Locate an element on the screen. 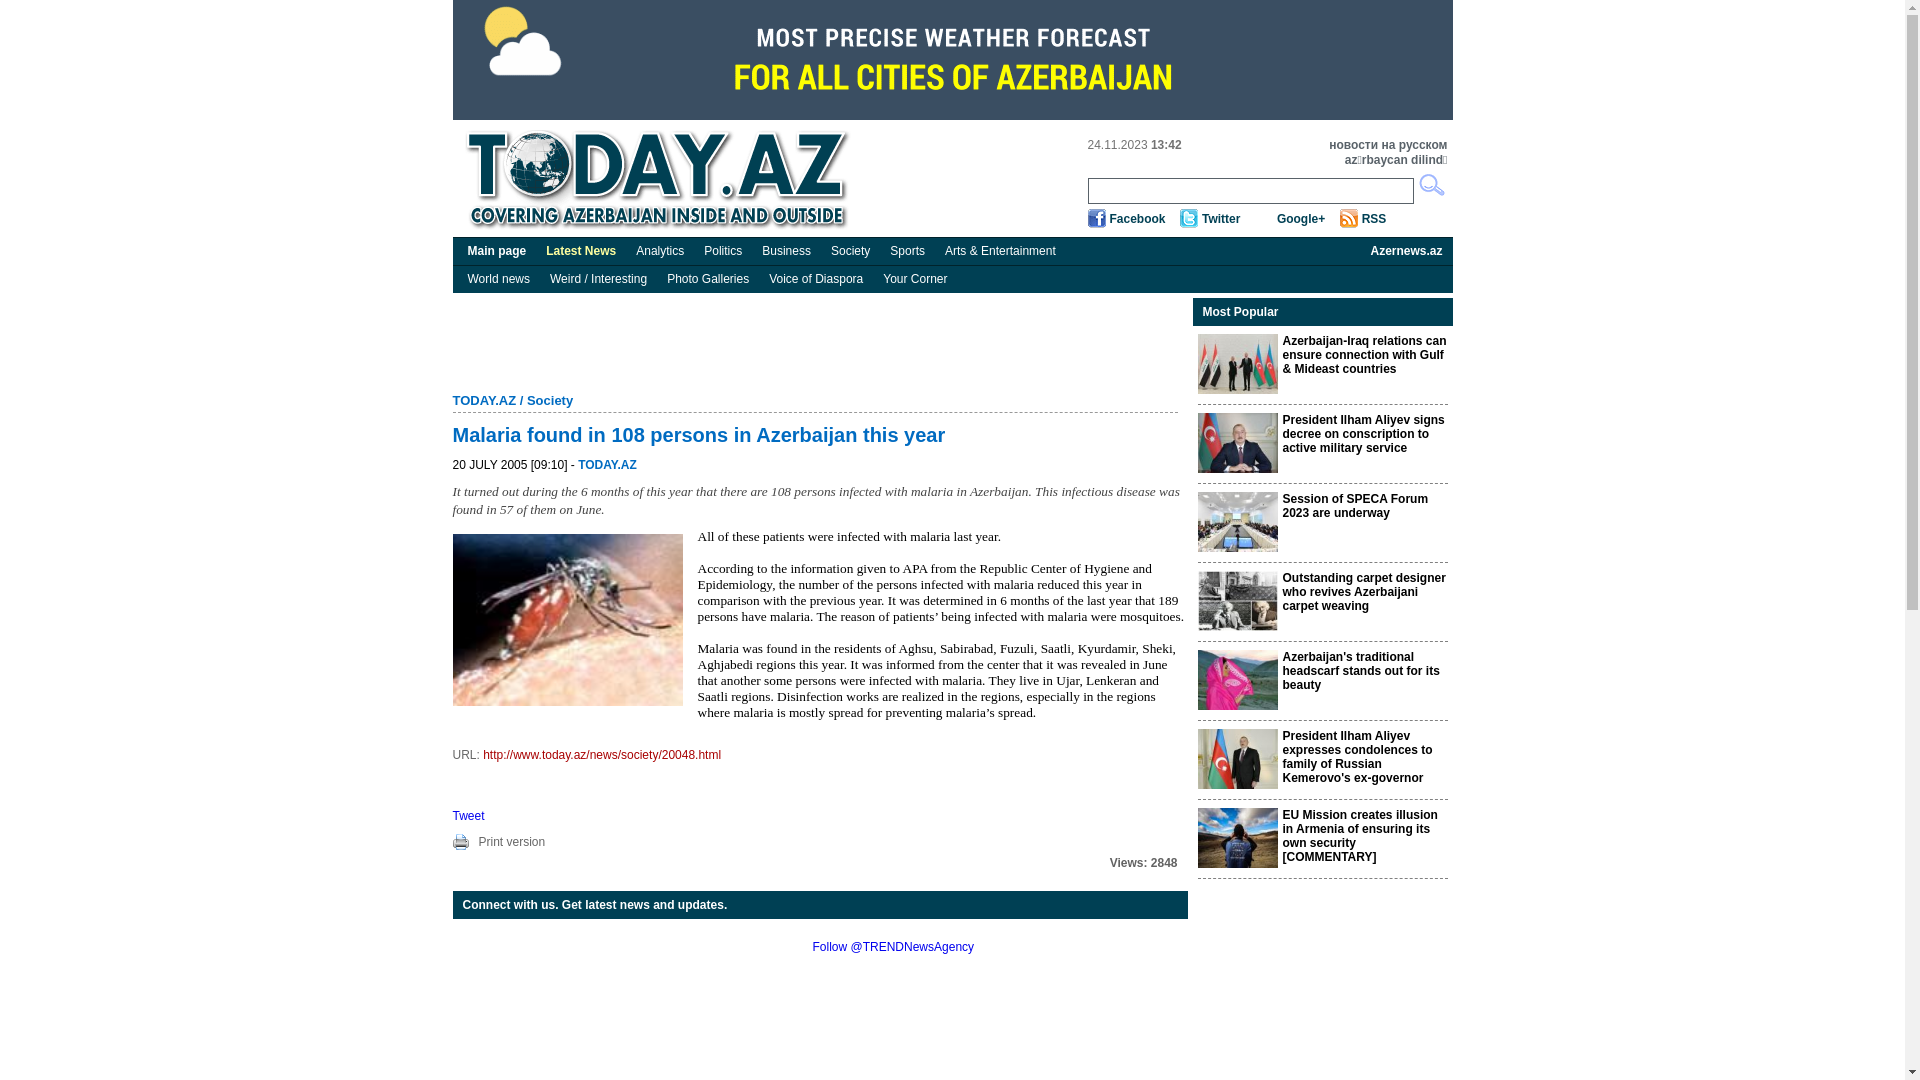 The width and height of the screenshot is (1920, 1080). 'Your Corner' is located at coordinates (873, 278).